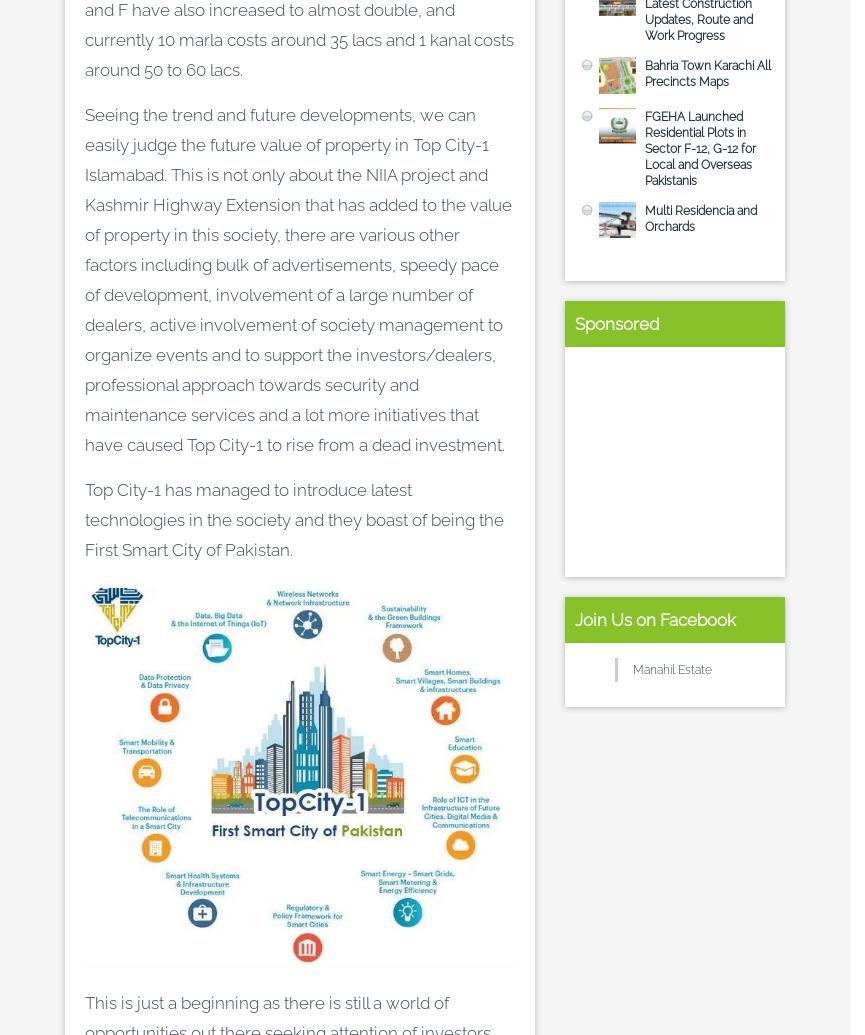  Describe the element at coordinates (291, 547) in the screenshot. I see `'.'` at that location.